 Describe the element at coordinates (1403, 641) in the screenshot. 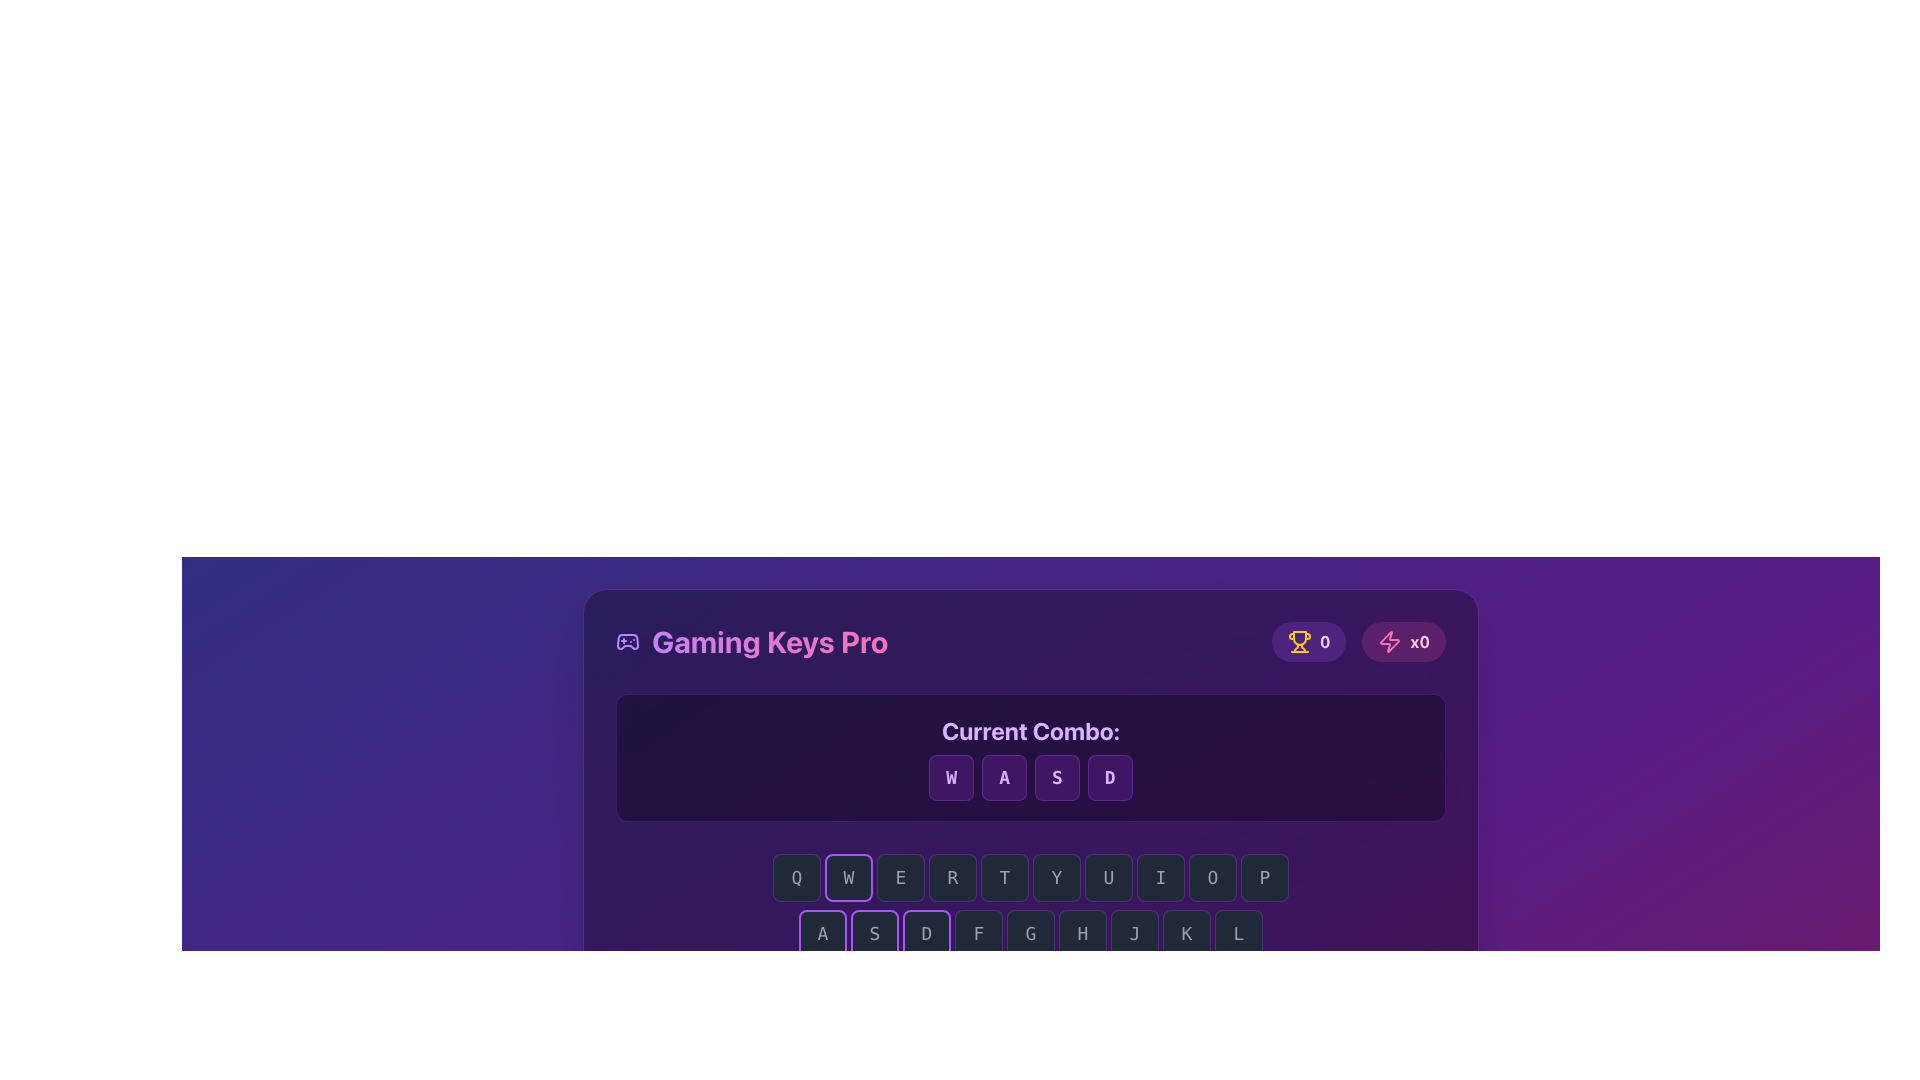

I see `displayed value from the statistical display component that shows a count associated with a lightning or energy-related metric, positioned to the right of a similar element displaying '0' with a trophy symbol` at that location.